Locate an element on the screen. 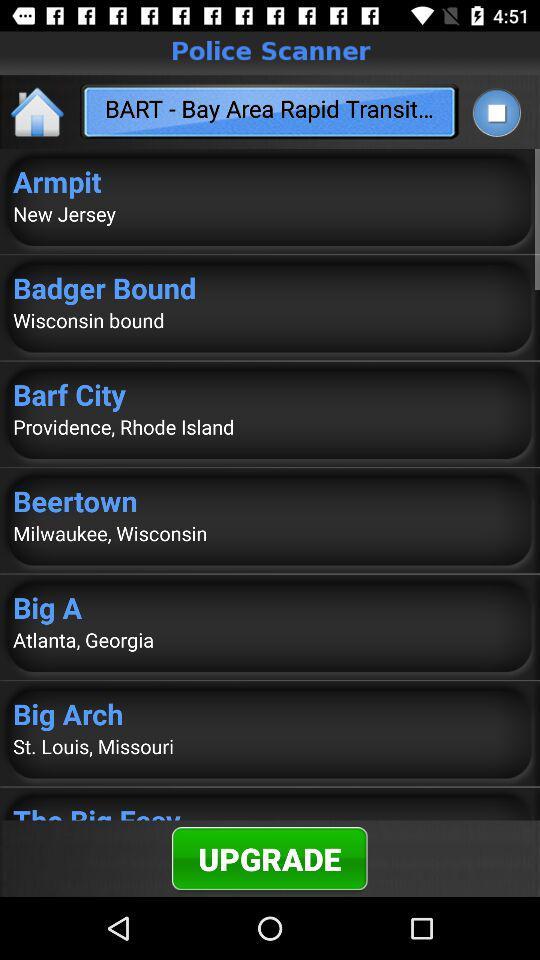 This screenshot has width=540, height=960. icon above armpit icon is located at coordinates (38, 111).